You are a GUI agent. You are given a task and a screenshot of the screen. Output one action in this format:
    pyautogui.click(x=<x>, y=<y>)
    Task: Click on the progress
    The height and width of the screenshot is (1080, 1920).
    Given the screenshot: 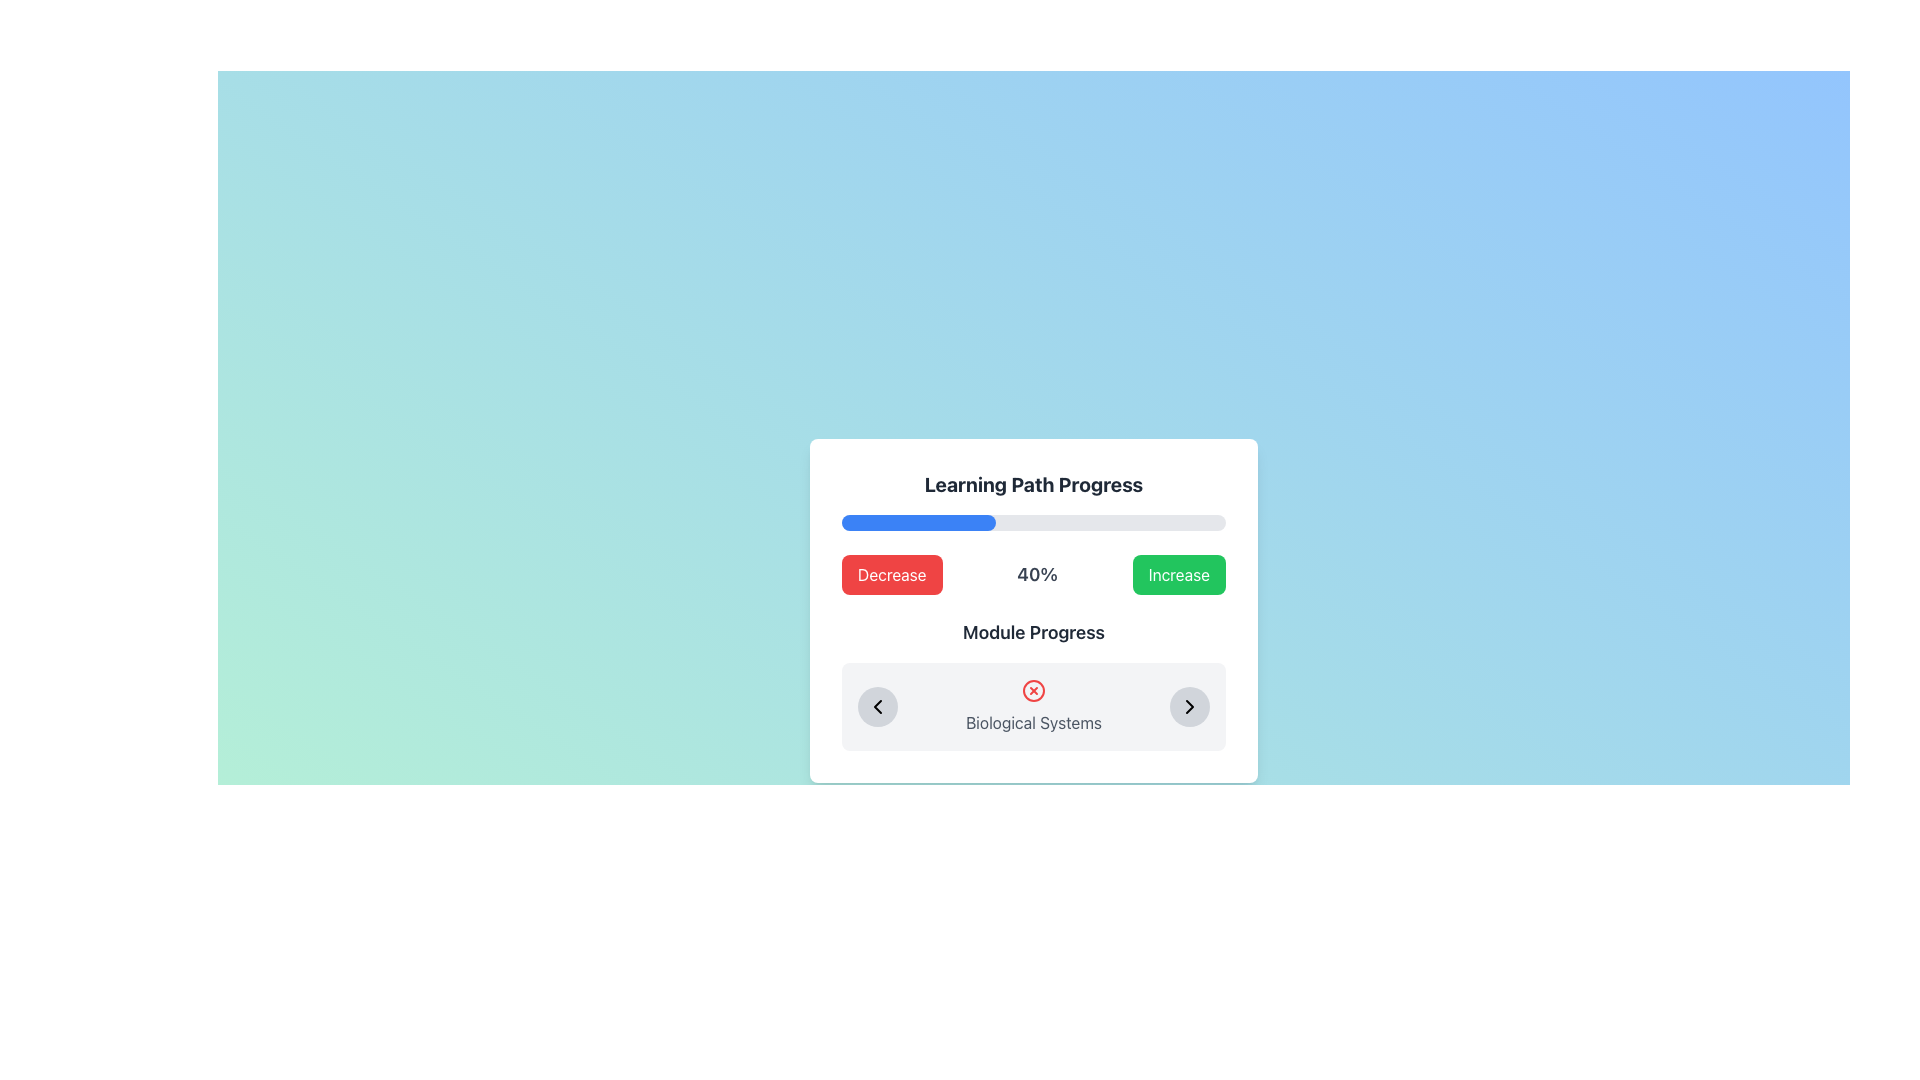 What is the action you would take?
    pyautogui.click(x=1044, y=522)
    